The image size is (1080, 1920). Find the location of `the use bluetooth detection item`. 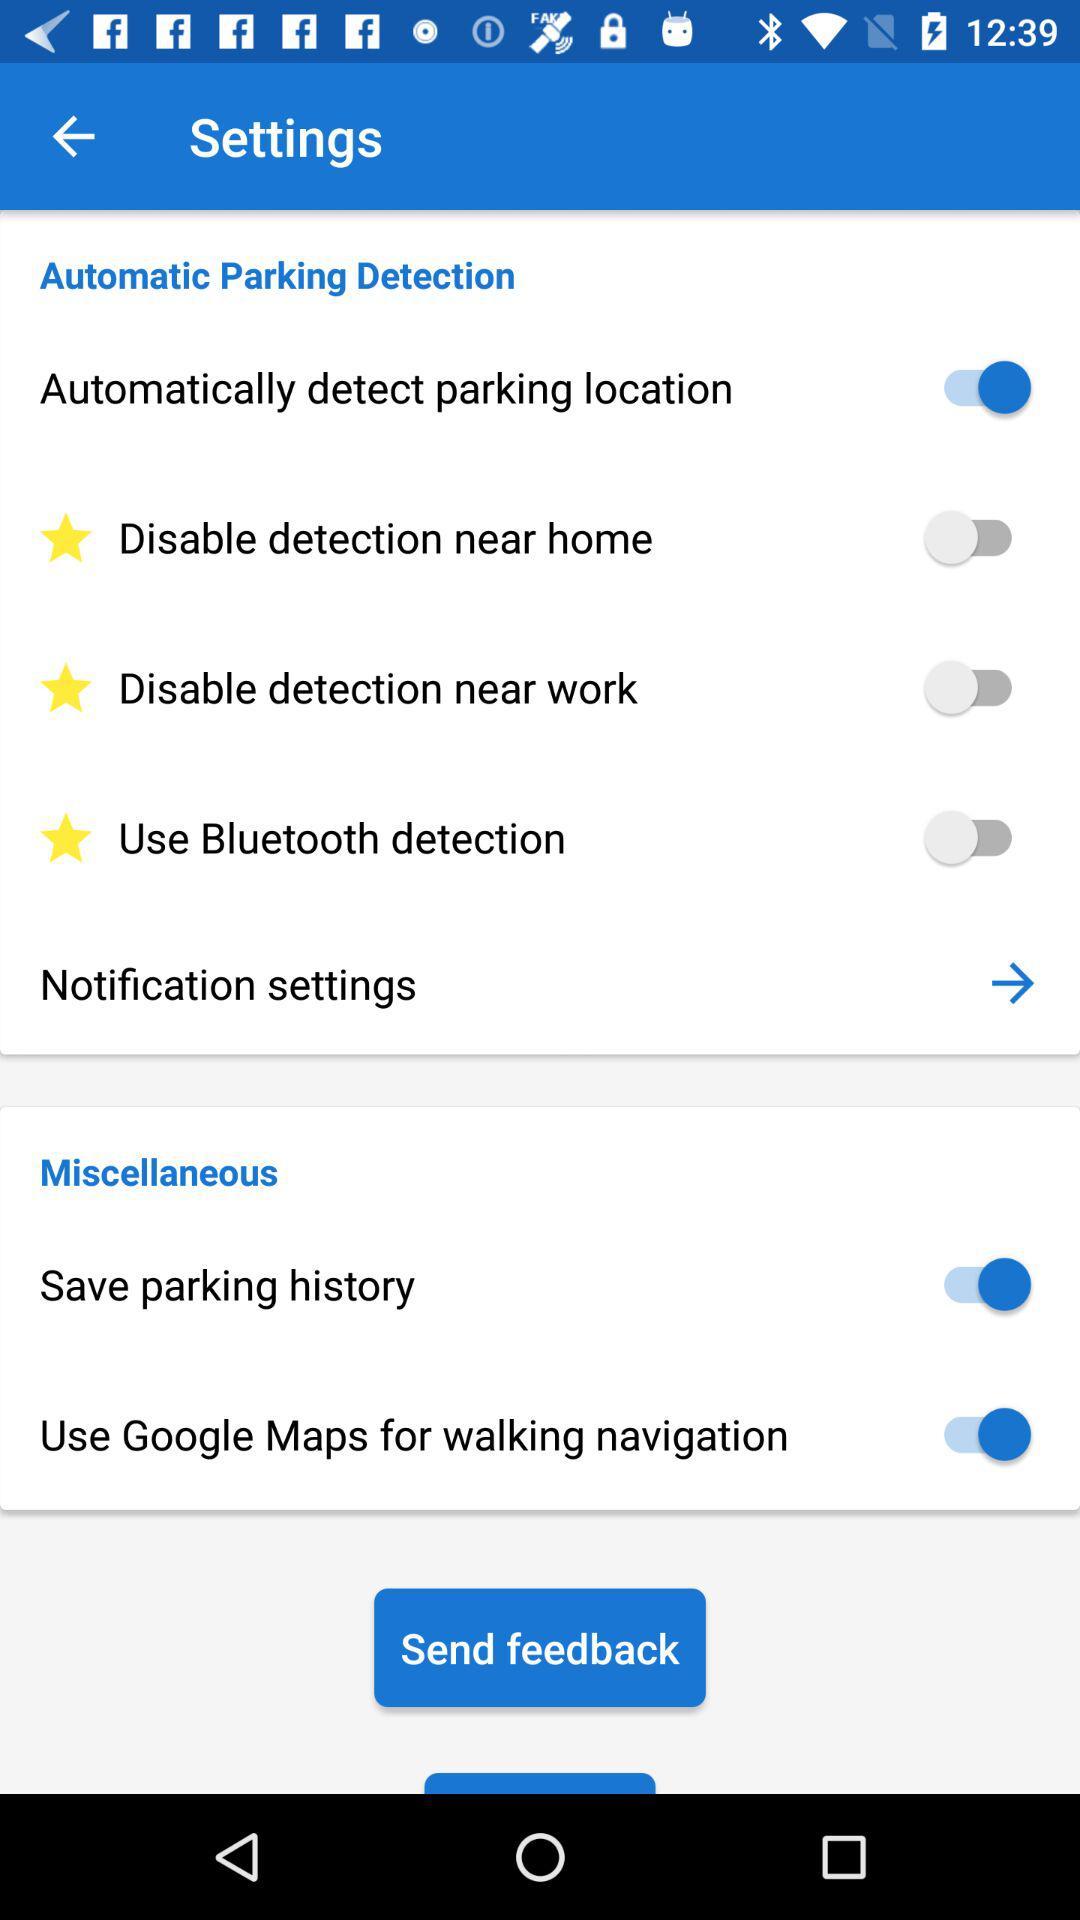

the use bluetooth detection item is located at coordinates (540, 837).